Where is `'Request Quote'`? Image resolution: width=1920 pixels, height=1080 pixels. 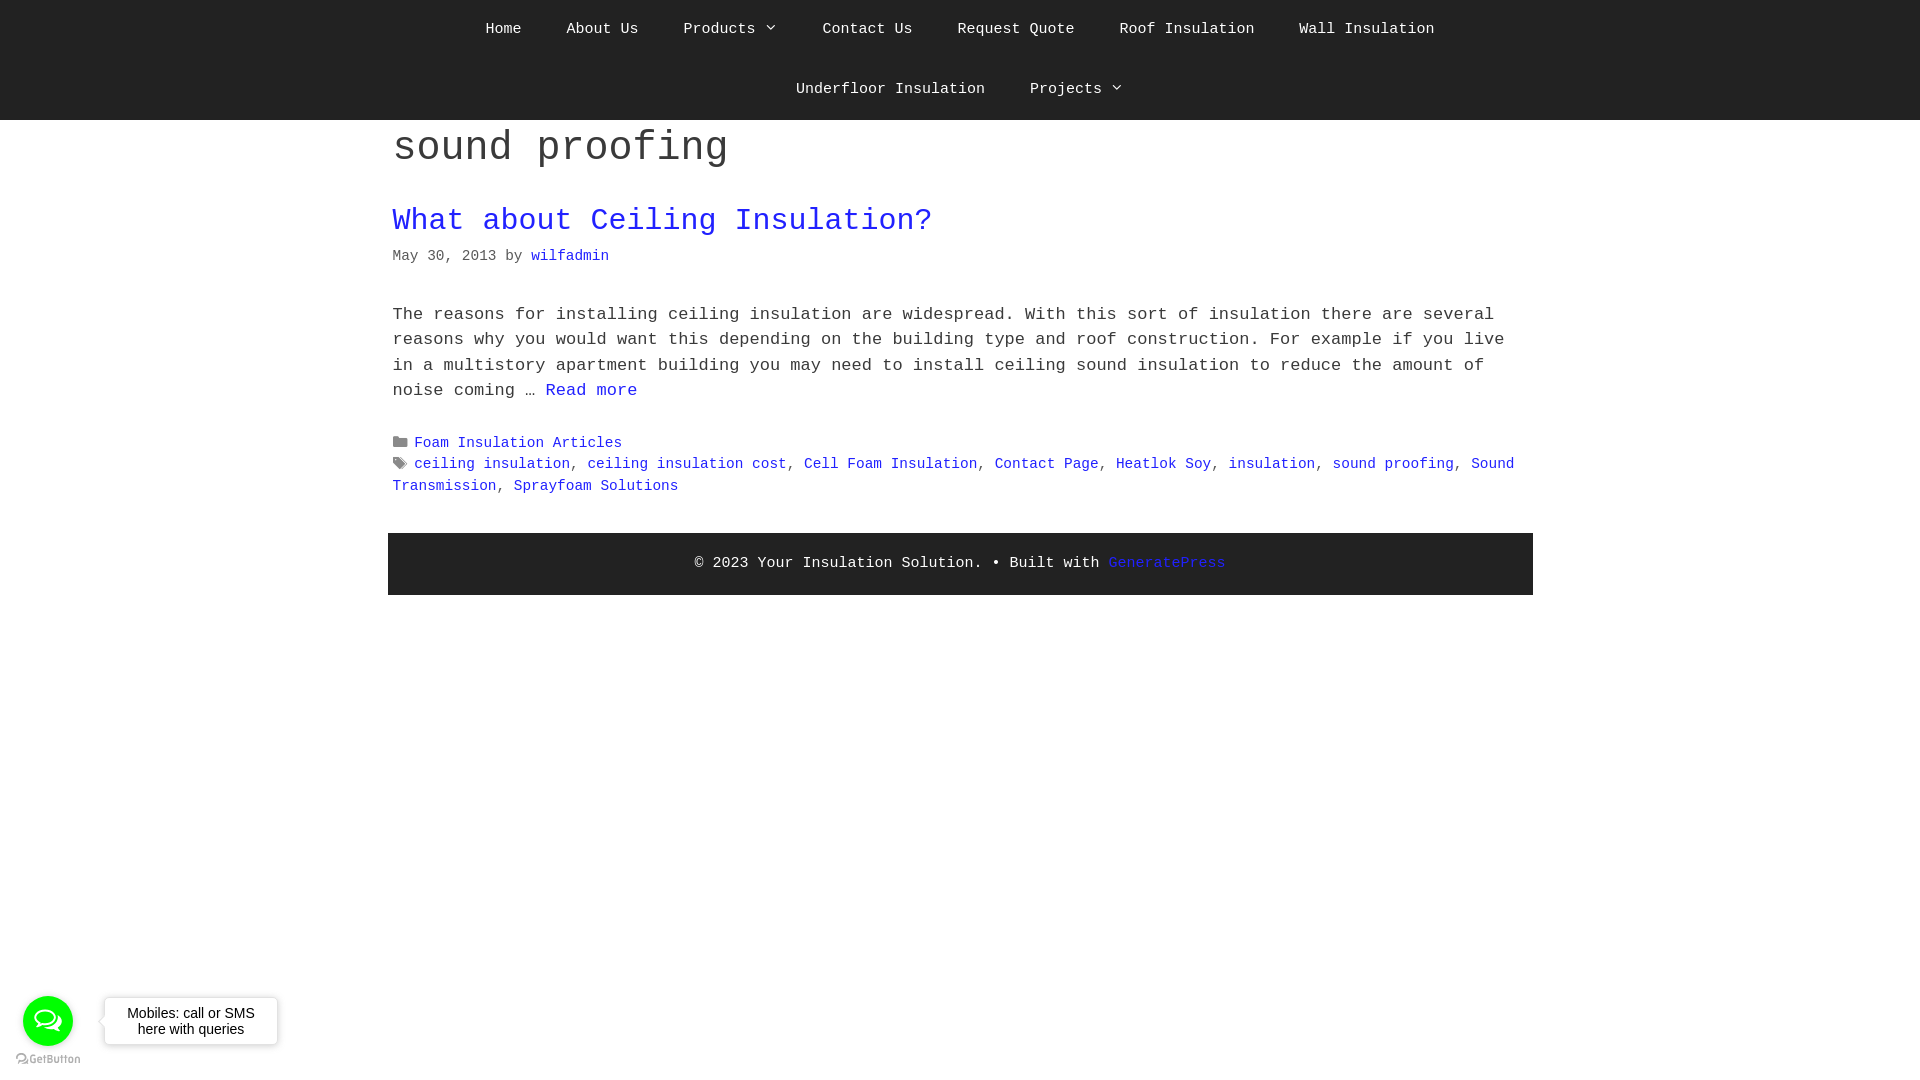
'Request Quote' is located at coordinates (1015, 30).